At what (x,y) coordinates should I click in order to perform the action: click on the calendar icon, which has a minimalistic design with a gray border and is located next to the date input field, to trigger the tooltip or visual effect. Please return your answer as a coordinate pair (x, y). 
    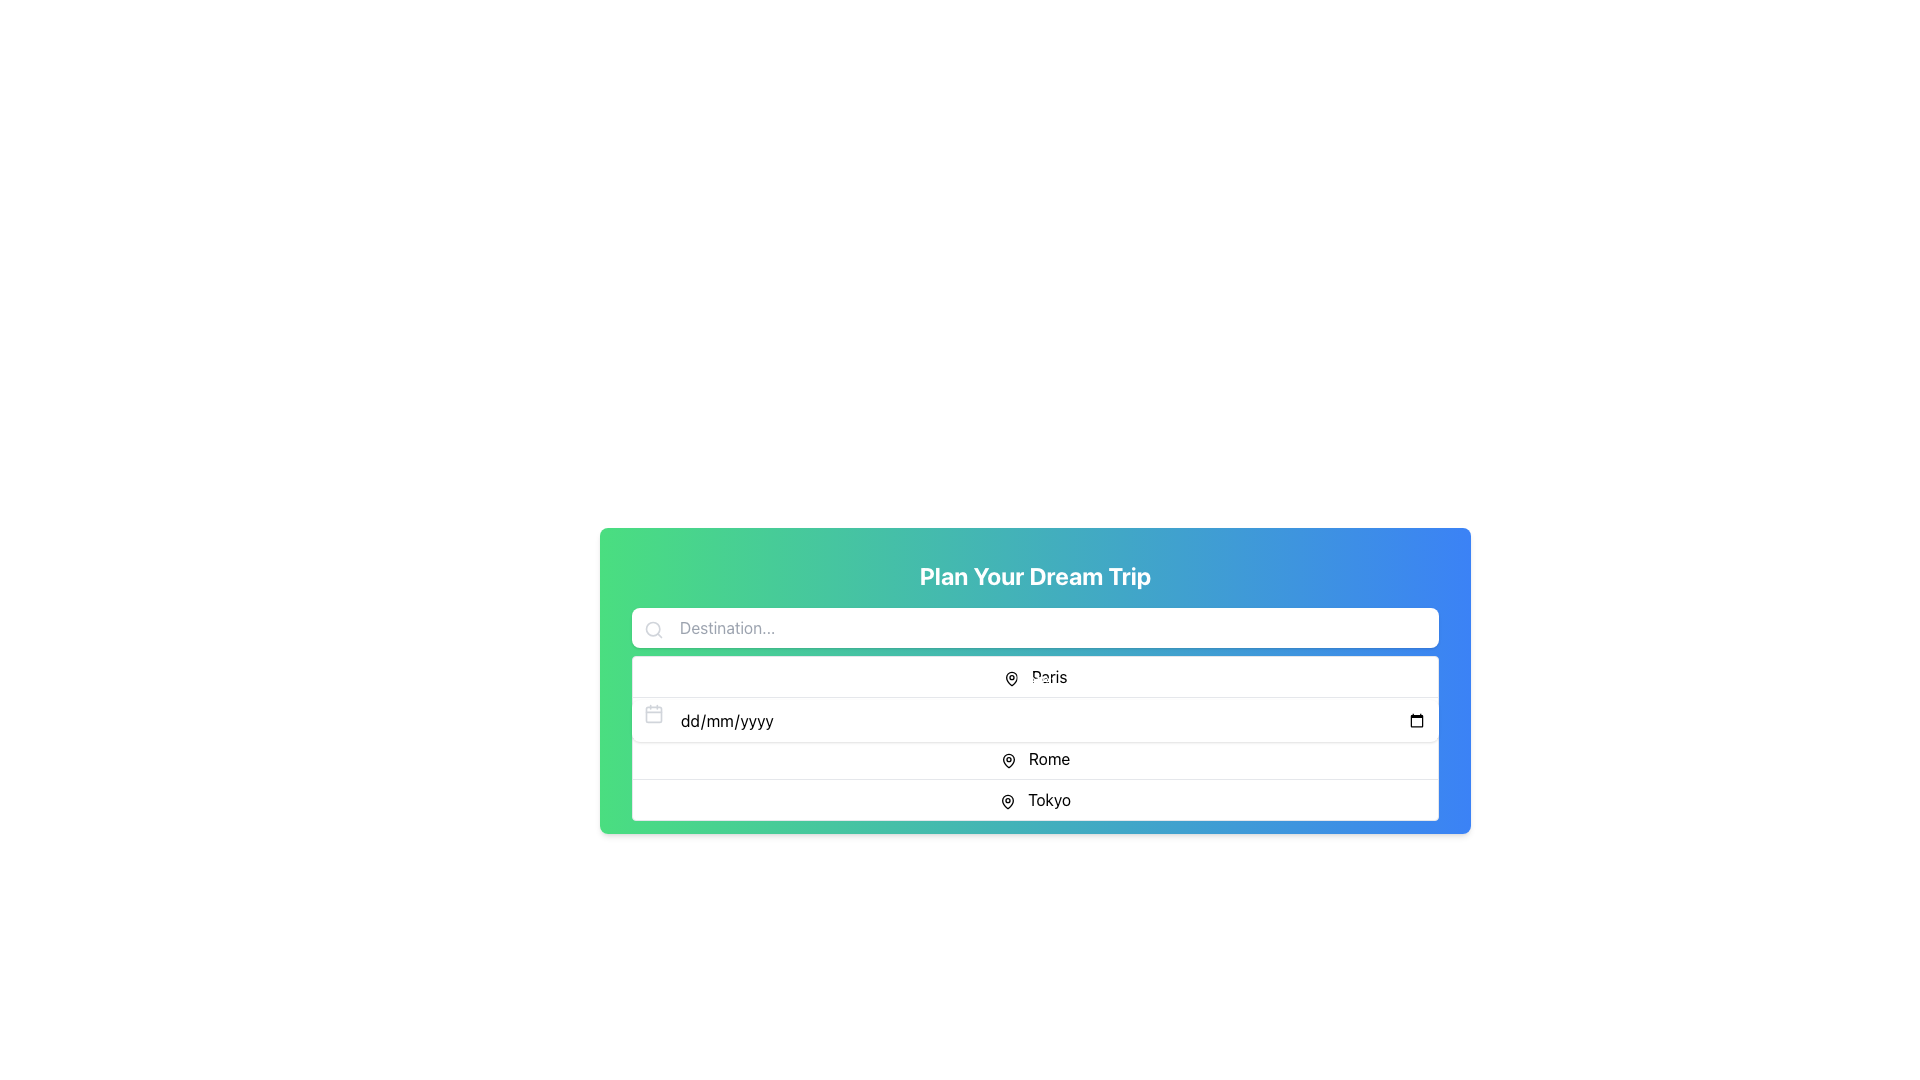
    Looking at the image, I should click on (653, 712).